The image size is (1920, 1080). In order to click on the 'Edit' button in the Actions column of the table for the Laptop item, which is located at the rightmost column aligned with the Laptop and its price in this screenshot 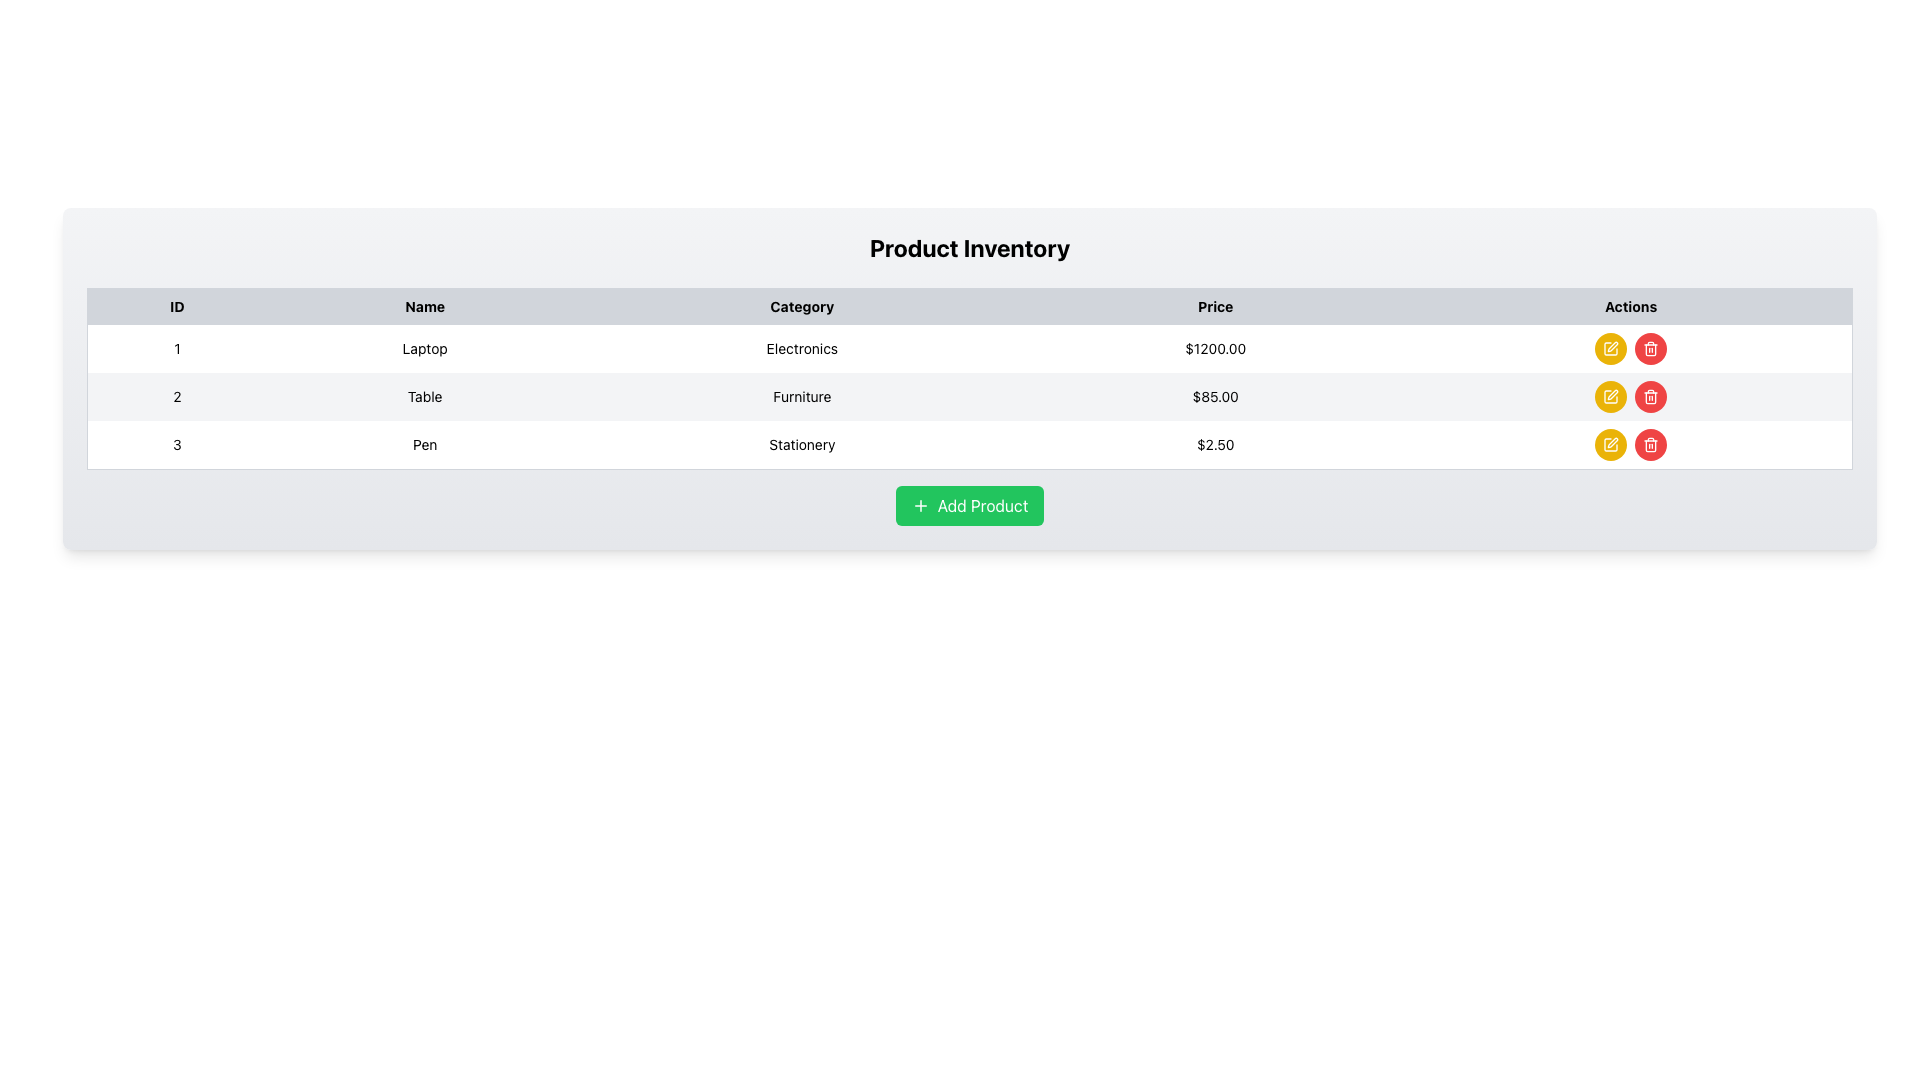, I will do `click(1631, 347)`.